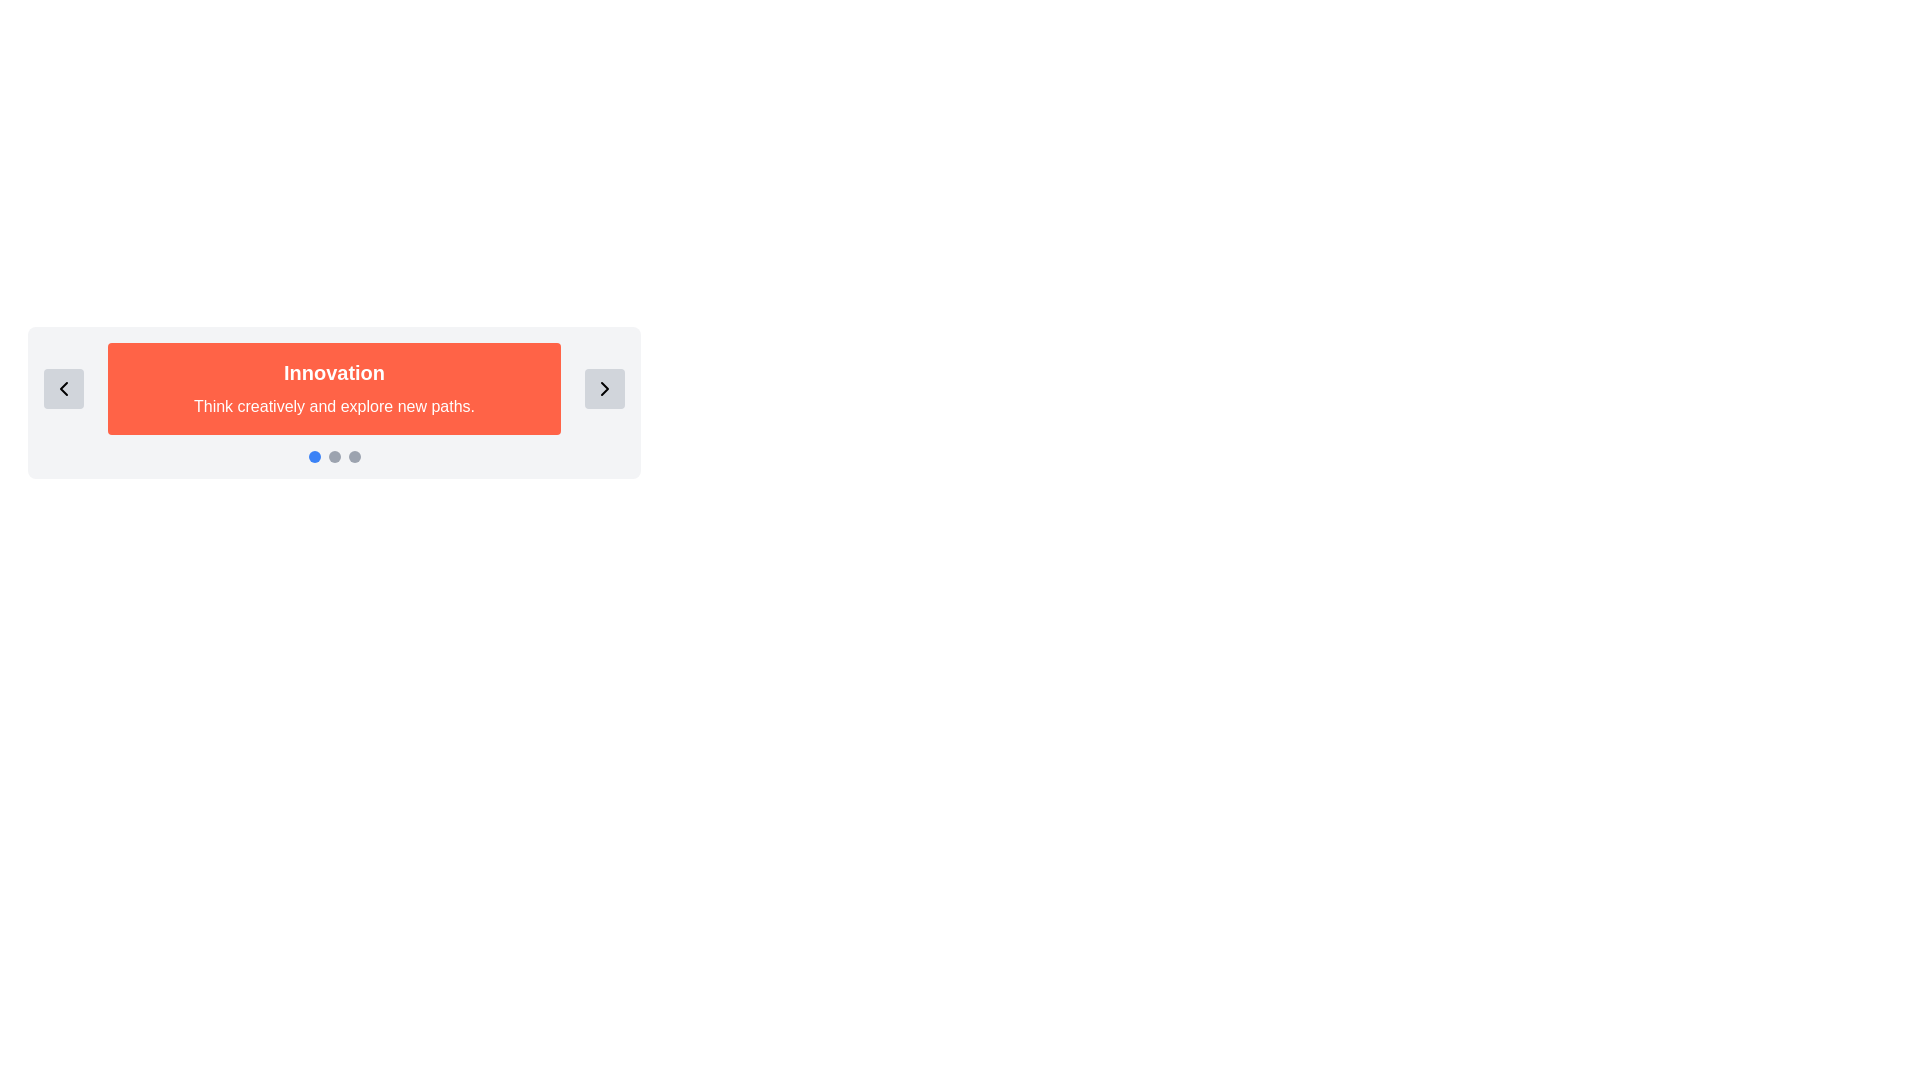 This screenshot has width=1920, height=1080. Describe the element at coordinates (603, 389) in the screenshot. I see `the Chevron Arrow icon located on the far-right side of the carousel's right navigation button, which indicates the direction of navigation for the user` at that location.